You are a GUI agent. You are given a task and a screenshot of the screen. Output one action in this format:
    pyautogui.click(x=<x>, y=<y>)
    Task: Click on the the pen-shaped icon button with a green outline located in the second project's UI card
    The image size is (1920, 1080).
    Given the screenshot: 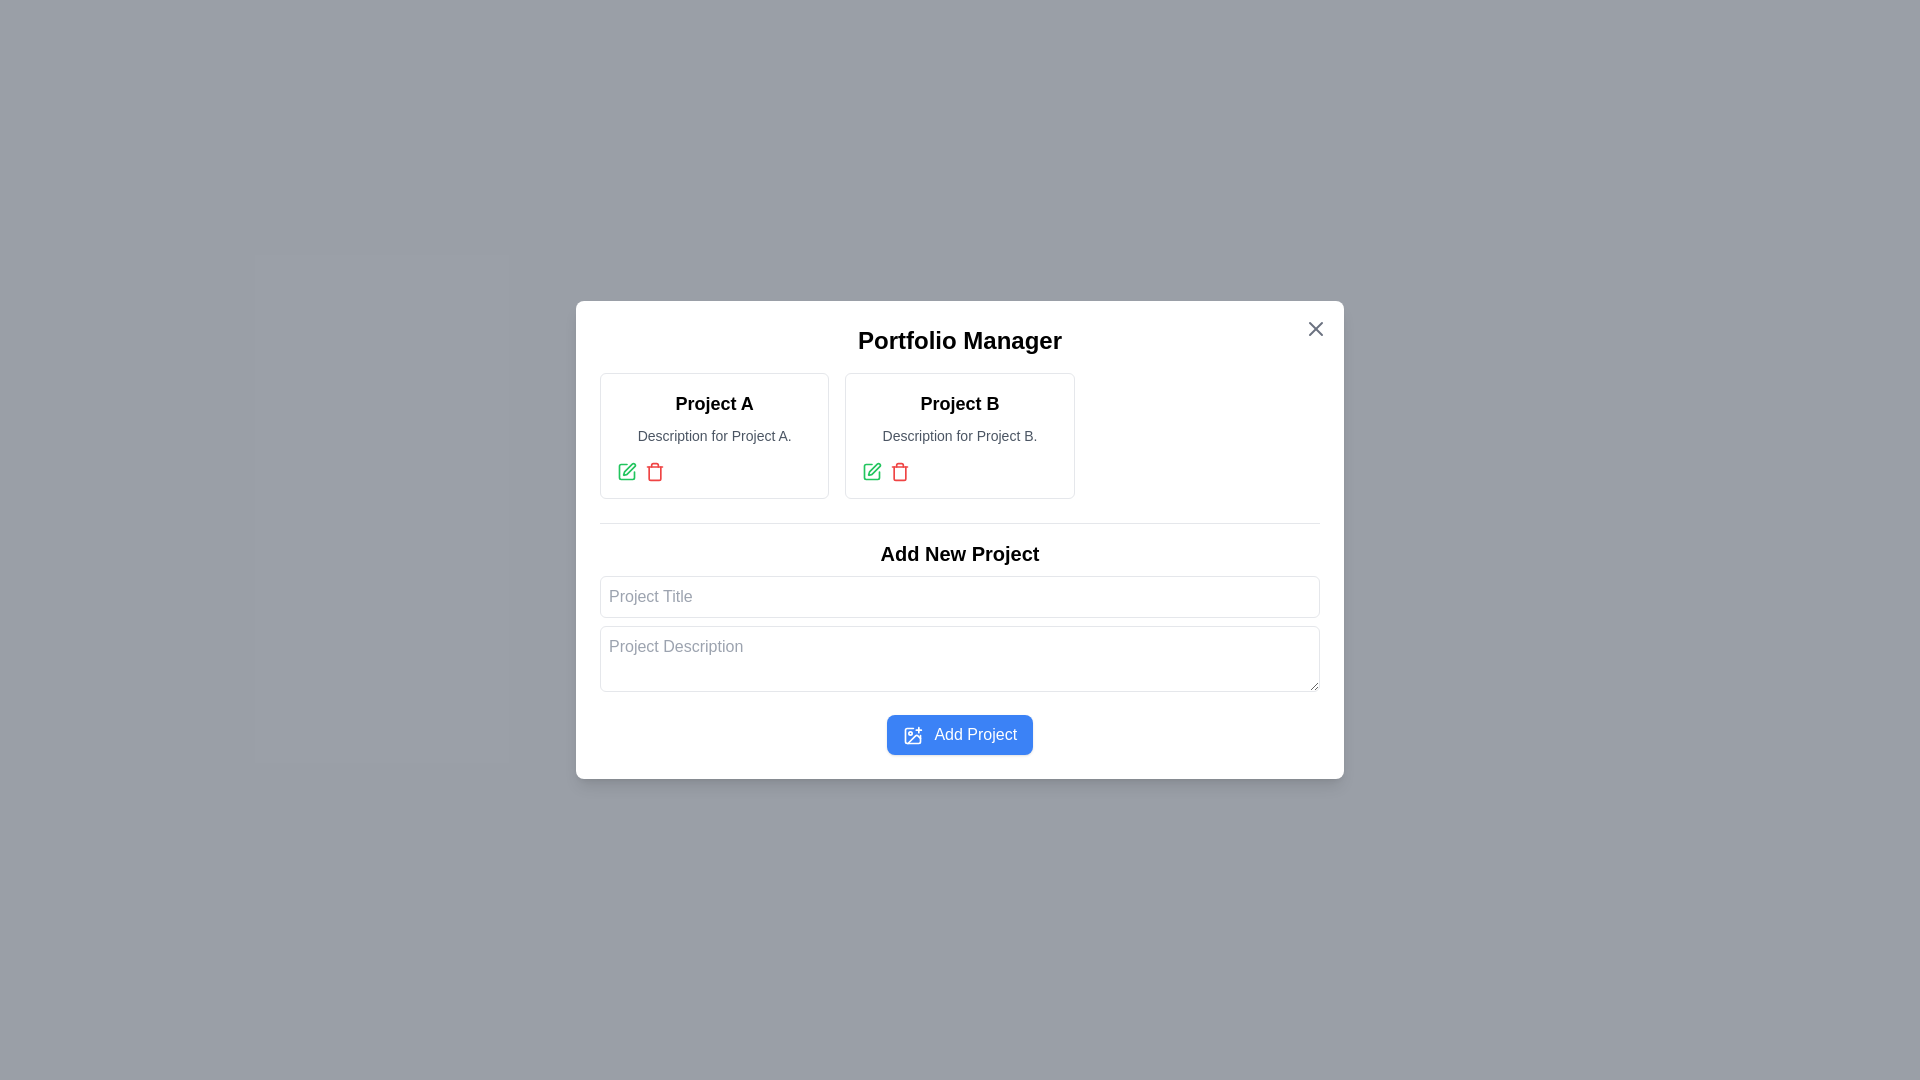 What is the action you would take?
    pyautogui.click(x=874, y=469)
    